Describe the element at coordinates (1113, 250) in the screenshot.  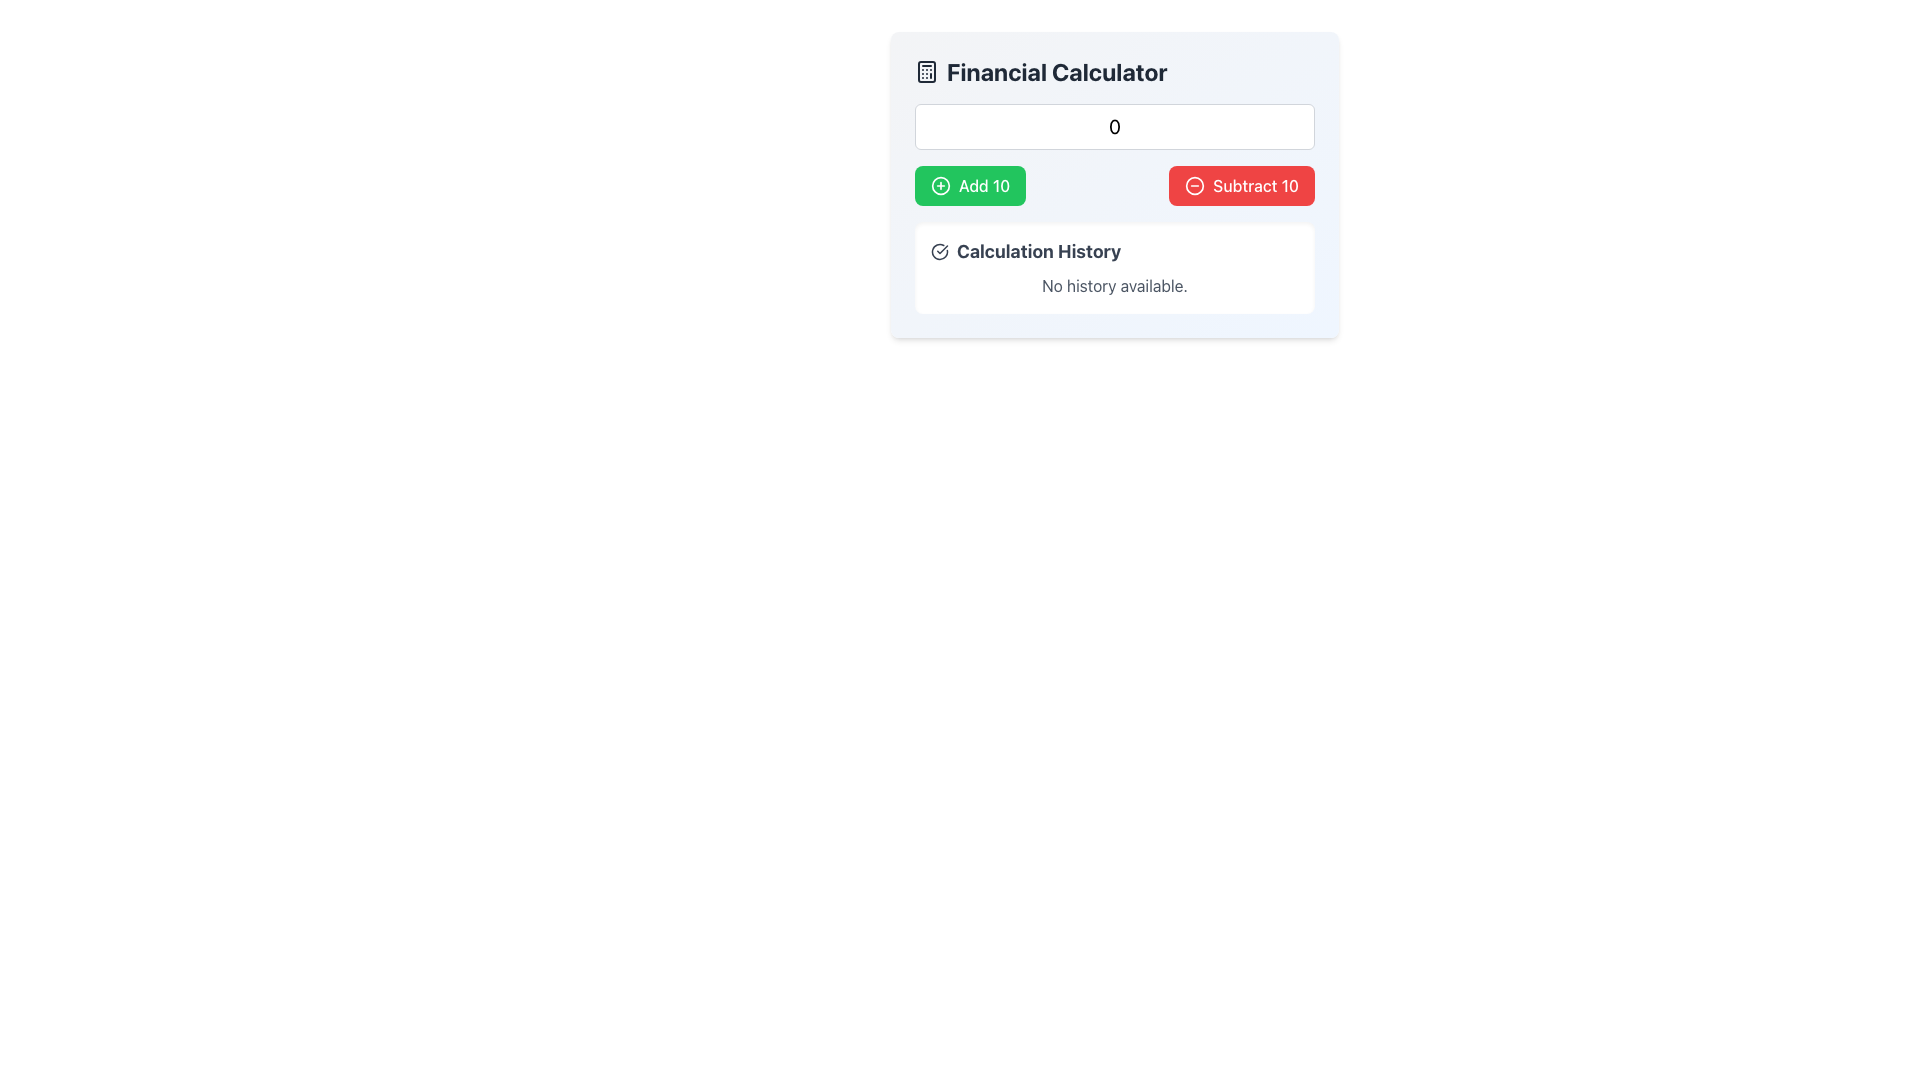
I see `the title text label that serves as the header for the calculation history section, positioned centrally below the numeric input and buttons, and above the text 'No history available.'` at that location.